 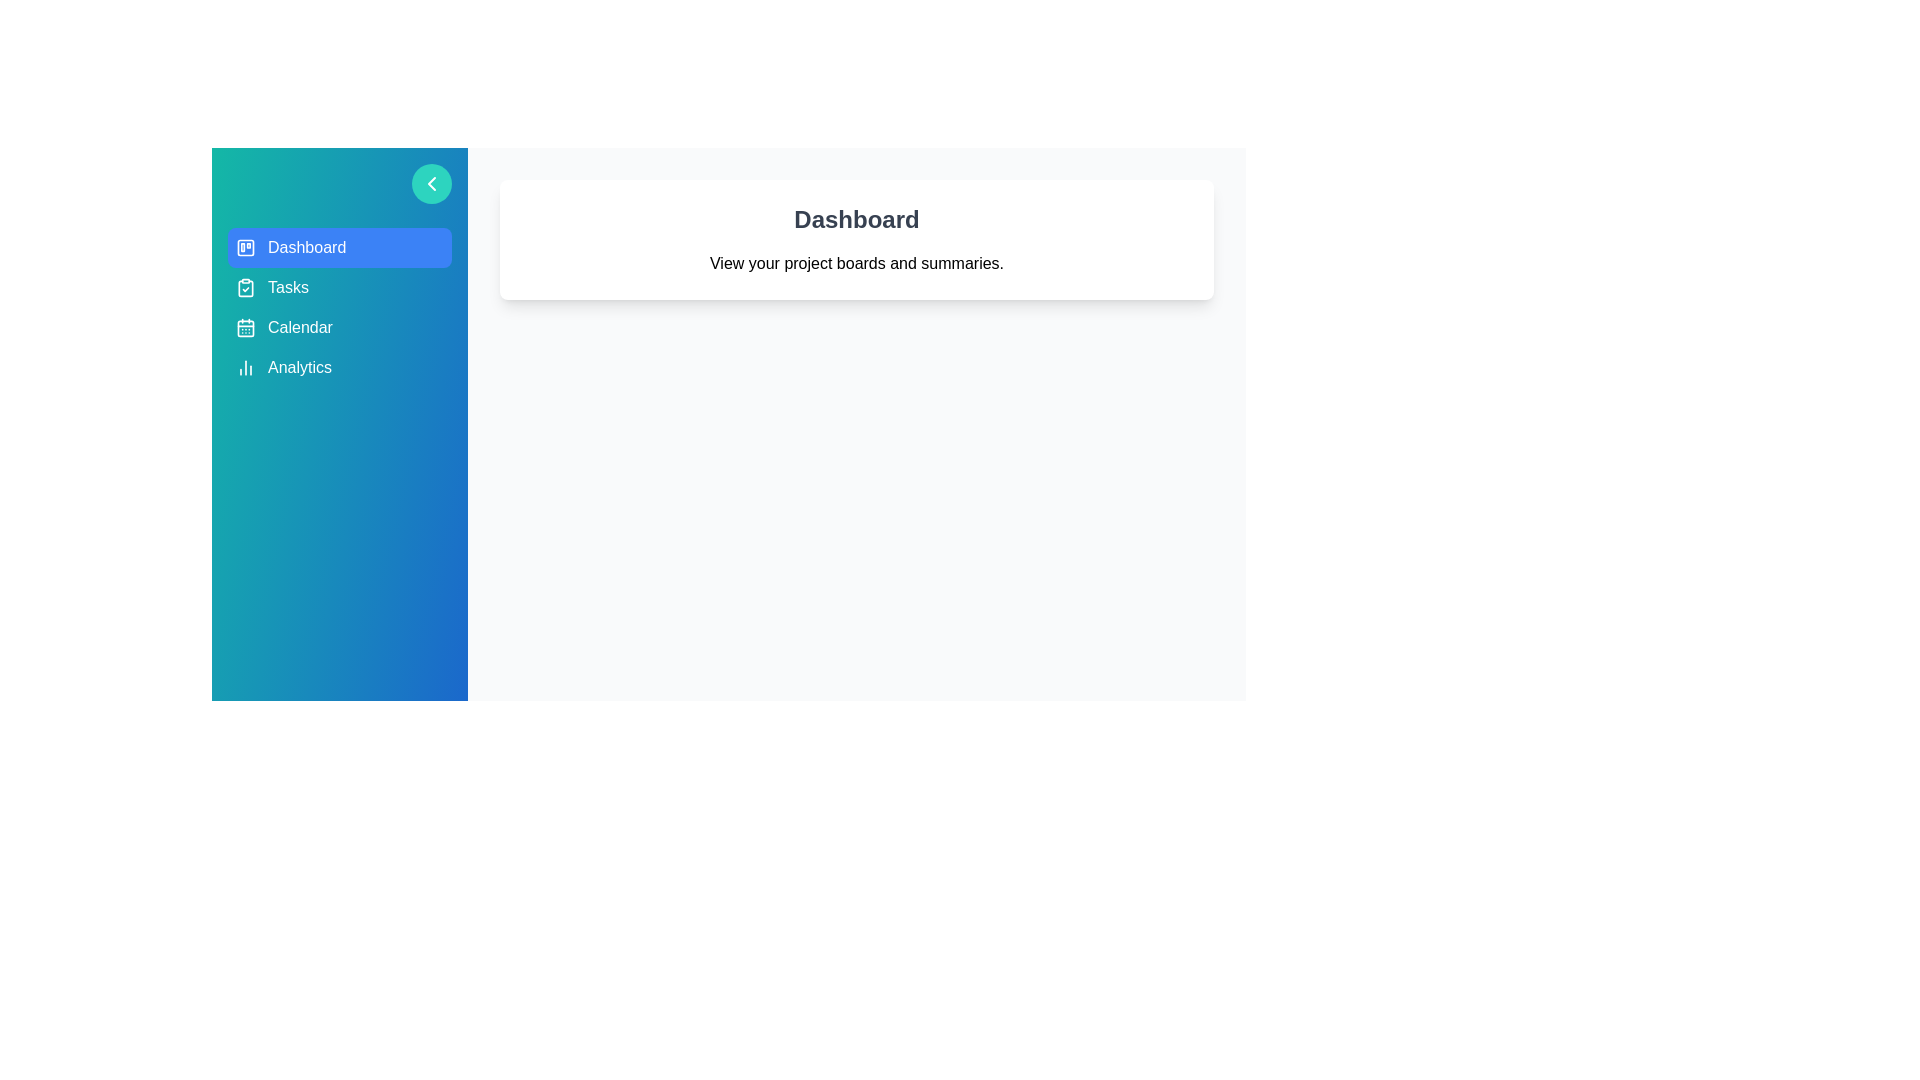 I want to click on the back or collapse button located in the circular button at the top right of the navigation bar to indicate interaction, so click(x=431, y=184).